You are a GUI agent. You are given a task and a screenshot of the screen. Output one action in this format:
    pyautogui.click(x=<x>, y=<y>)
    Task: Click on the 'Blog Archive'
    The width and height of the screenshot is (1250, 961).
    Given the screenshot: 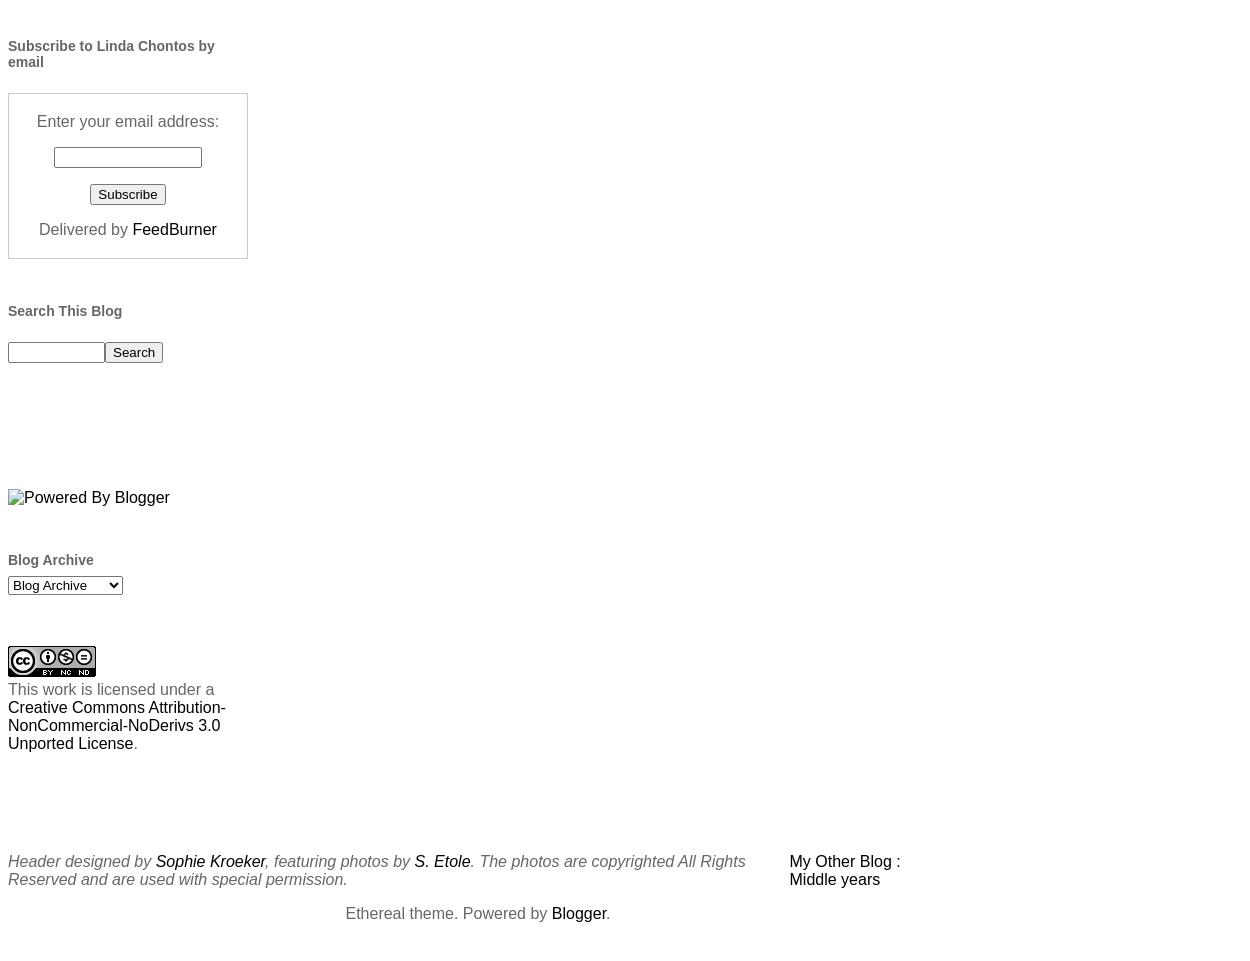 What is the action you would take?
    pyautogui.click(x=50, y=558)
    